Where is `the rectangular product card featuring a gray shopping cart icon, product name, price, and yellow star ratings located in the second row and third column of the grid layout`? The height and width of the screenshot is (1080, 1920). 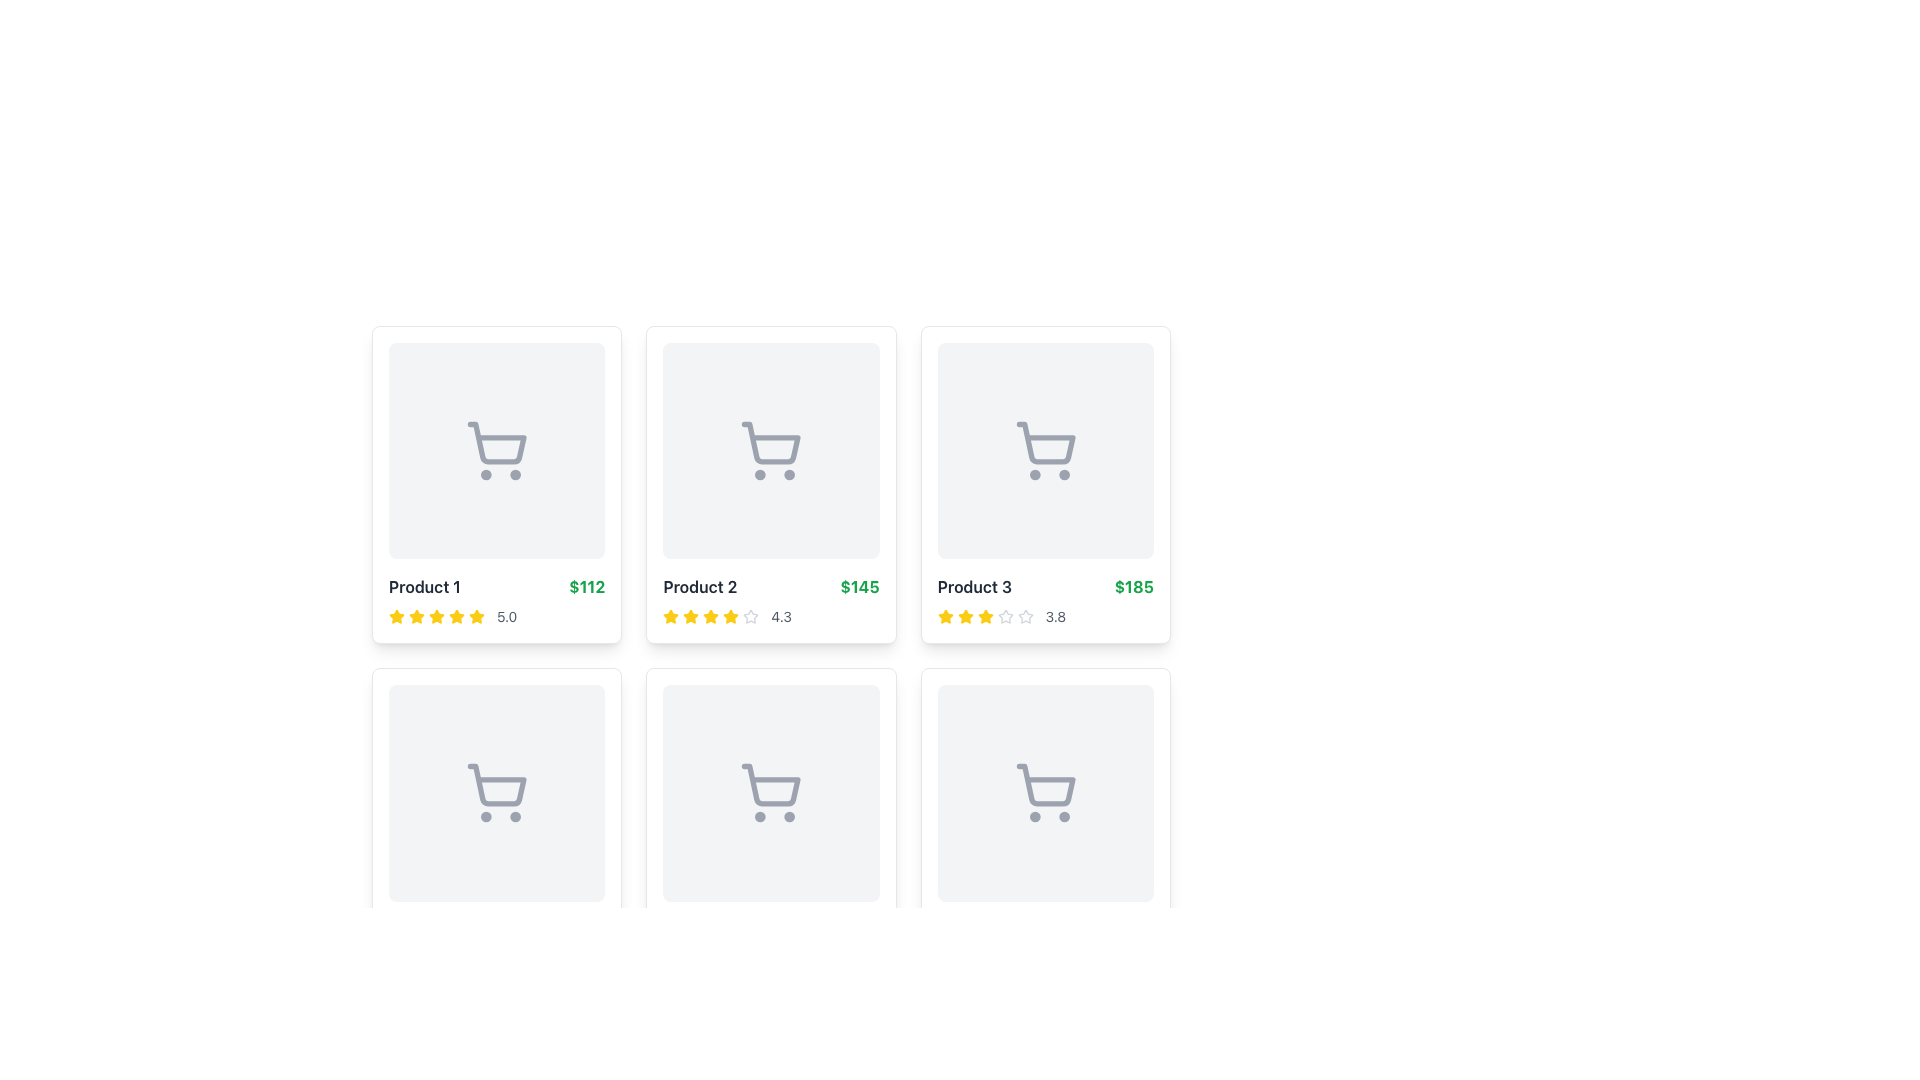
the rectangular product card featuring a gray shopping cart icon, product name, price, and yellow star ratings located in the second row and third column of the grid layout is located at coordinates (1044, 827).